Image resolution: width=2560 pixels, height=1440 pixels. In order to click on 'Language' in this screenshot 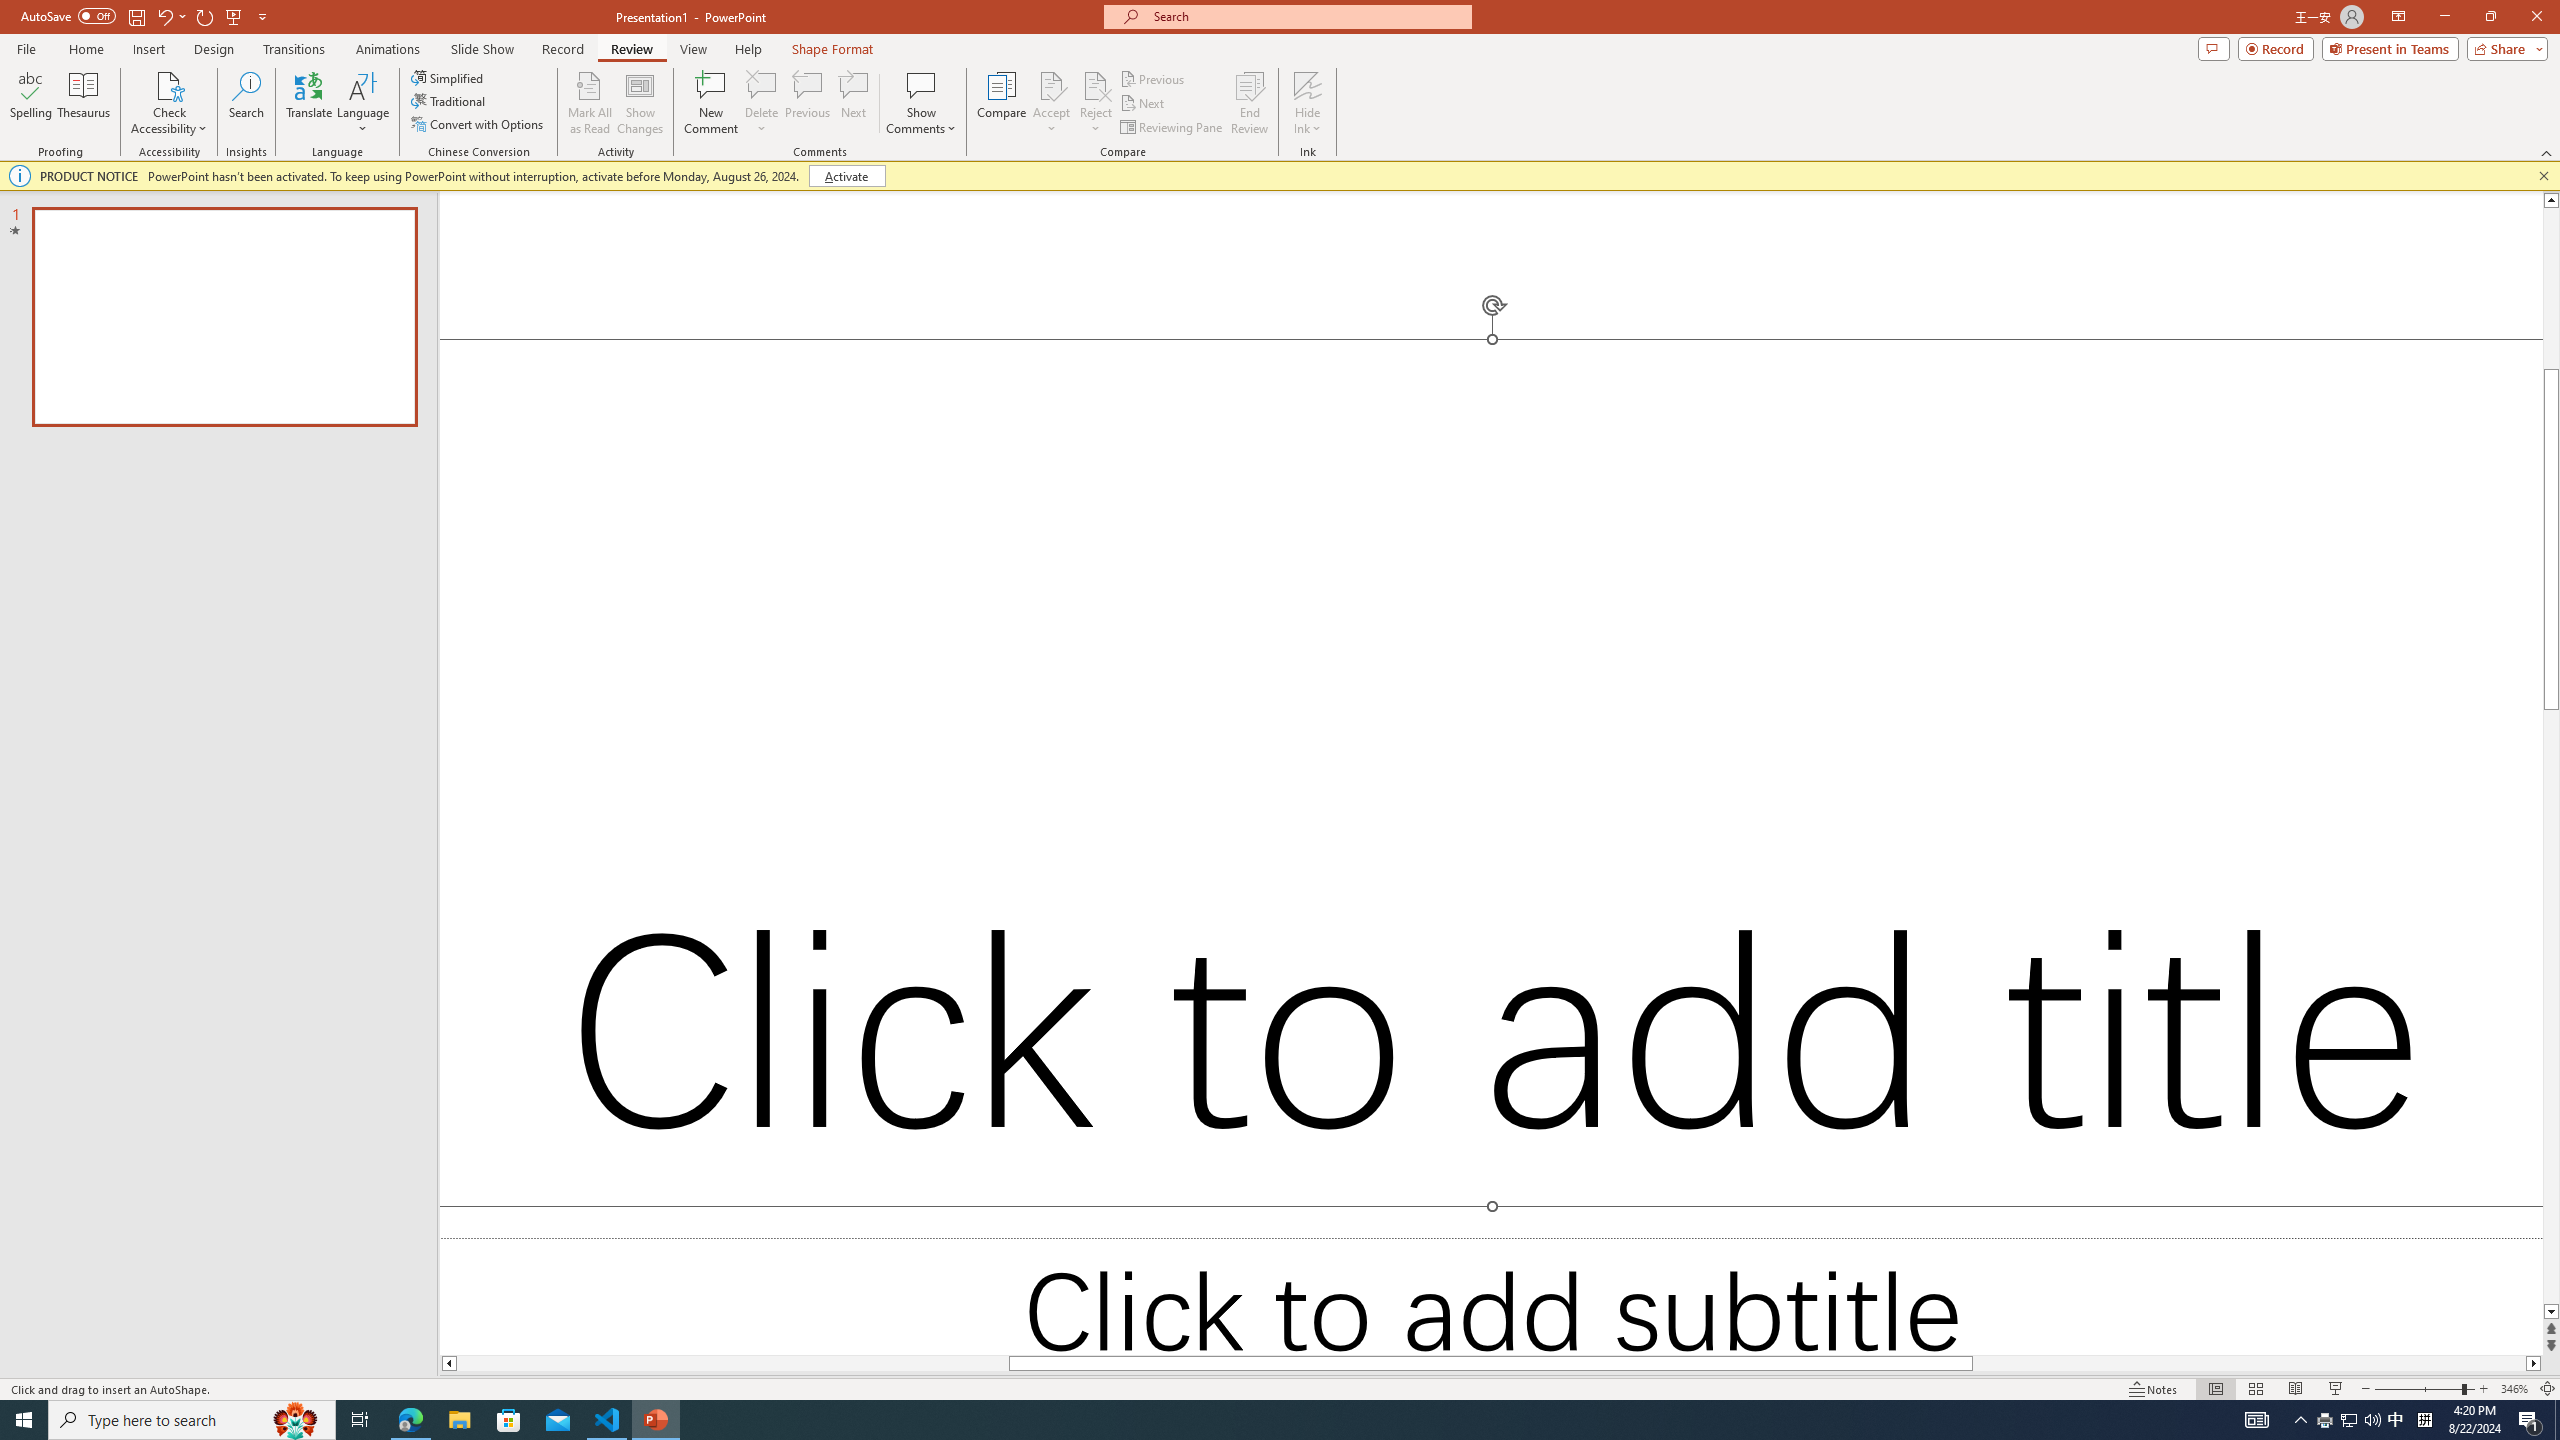, I will do `click(362, 103)`.